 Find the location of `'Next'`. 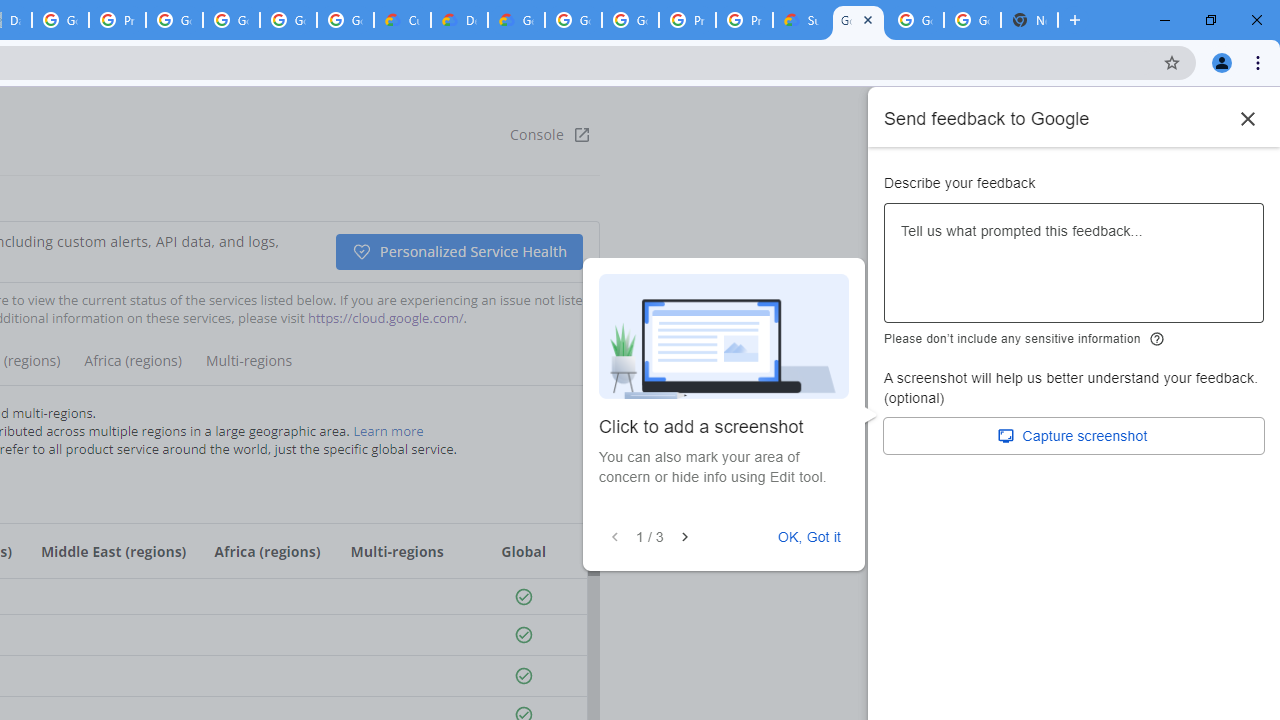

'Next' is located at coordinates (684, 536).